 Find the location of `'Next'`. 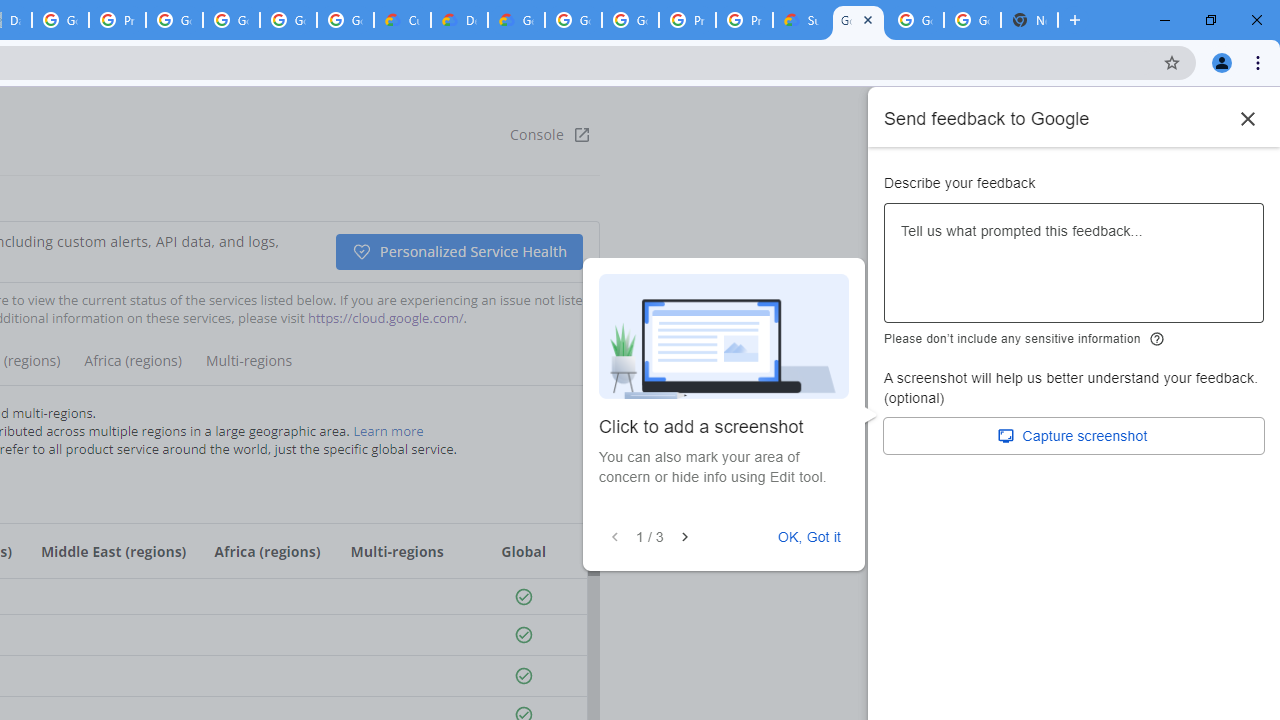

'Next' is located at coordinates (684, 536).